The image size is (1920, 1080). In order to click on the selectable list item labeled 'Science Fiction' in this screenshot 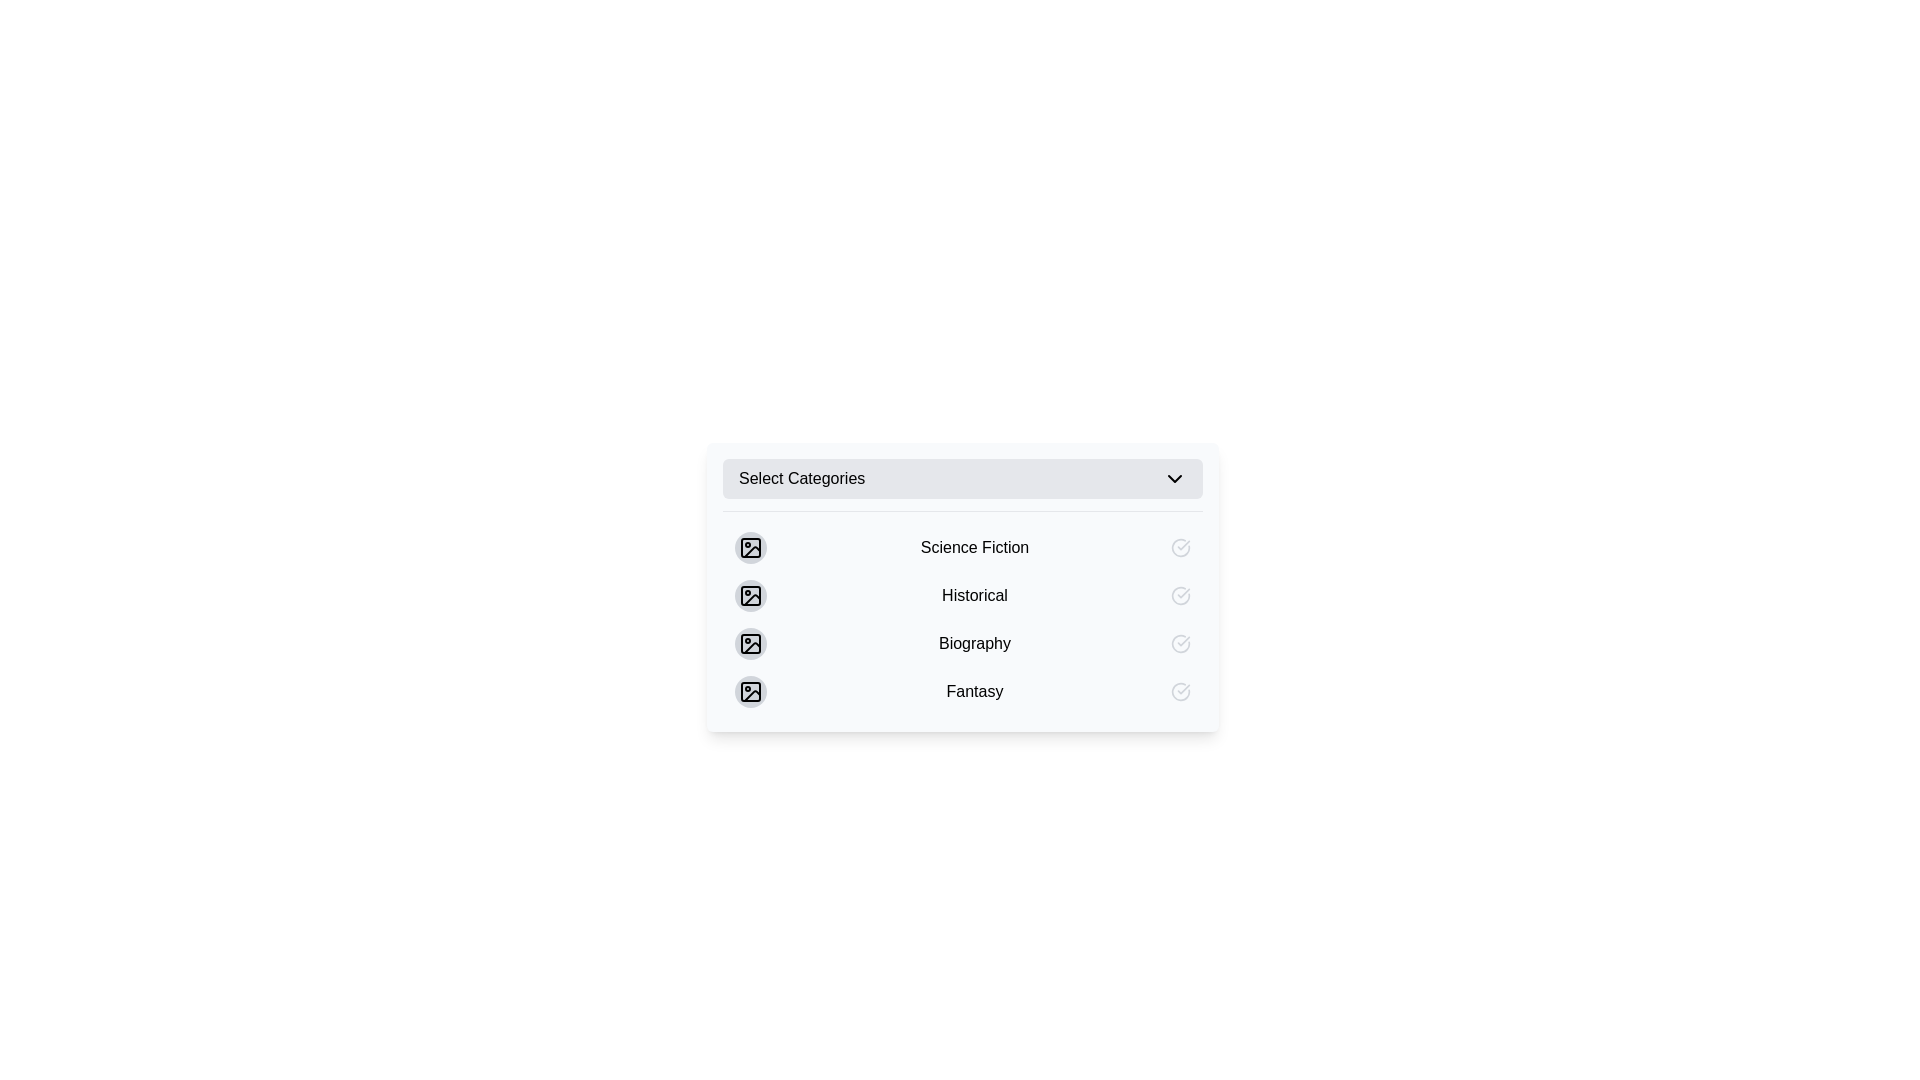, I will do `click(963, 547)`.